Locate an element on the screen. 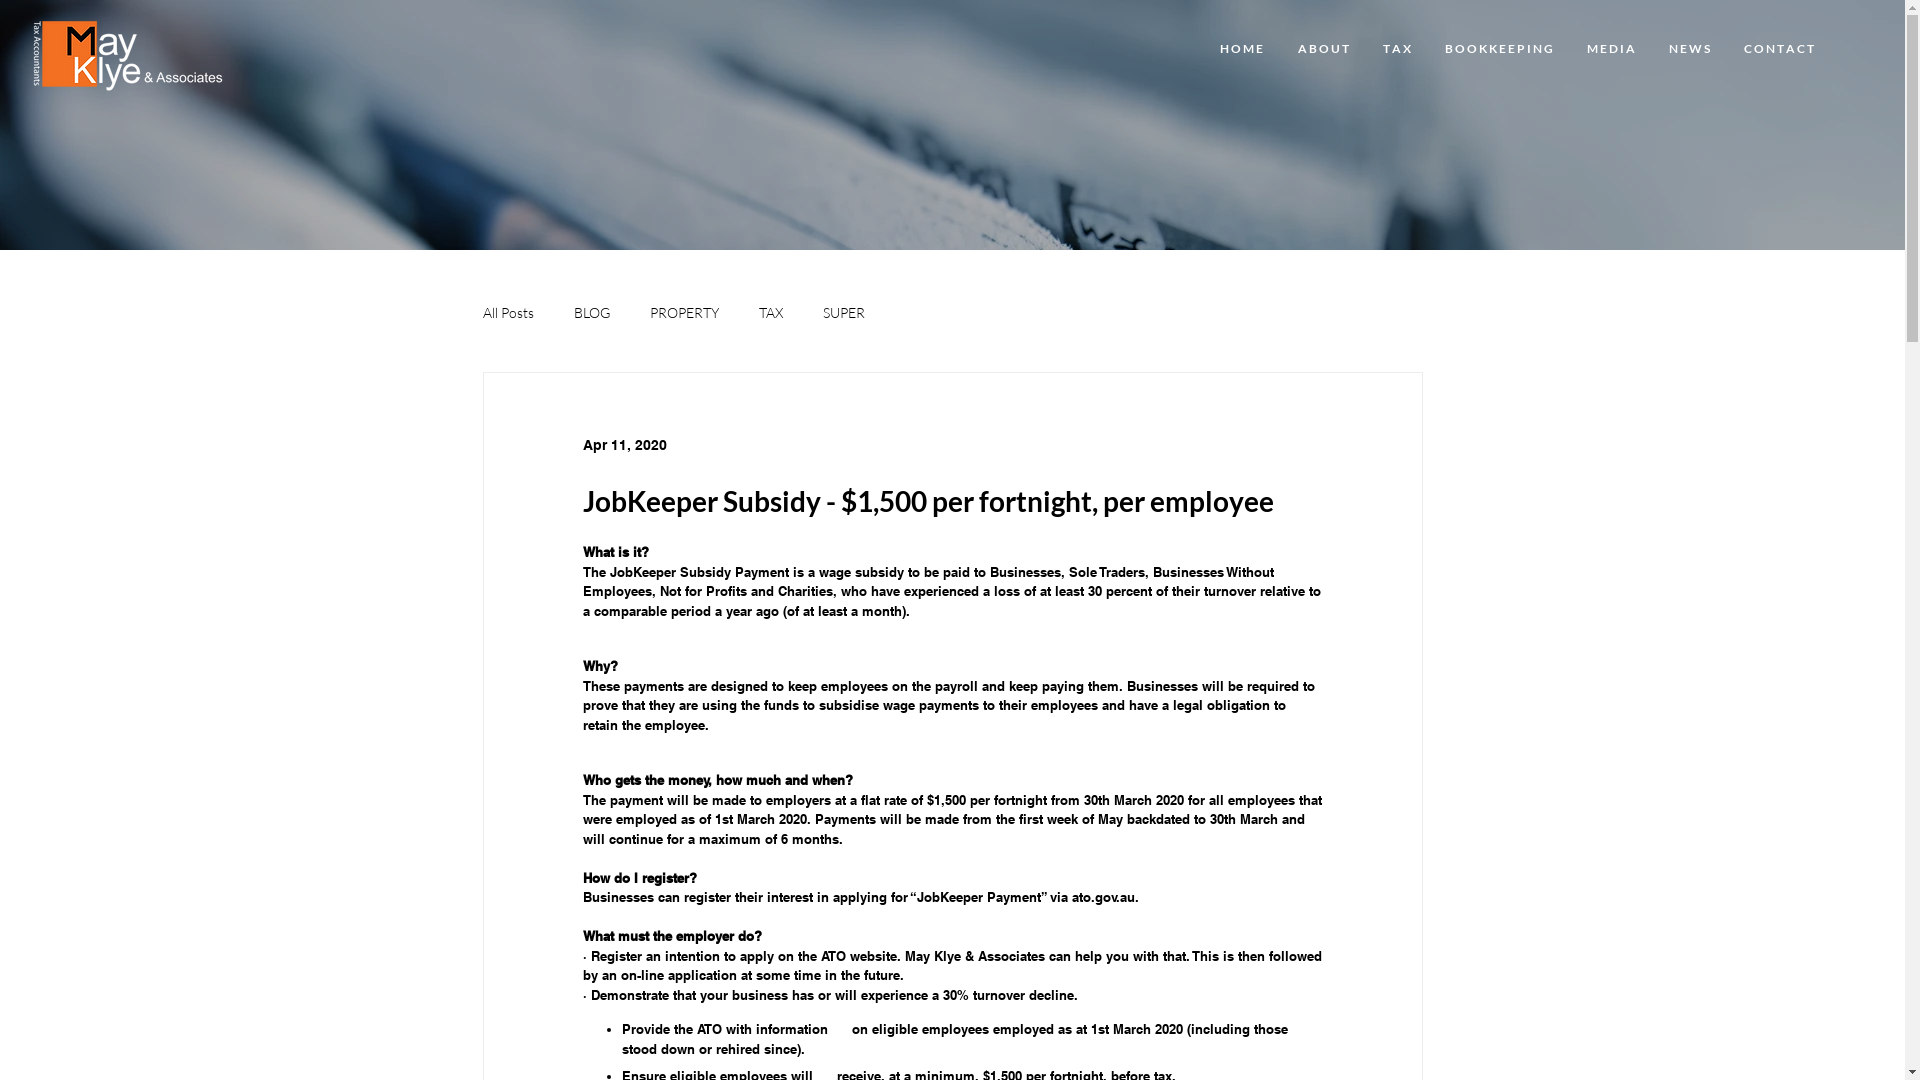  'T A X' is located at coordinates (1395, 48).